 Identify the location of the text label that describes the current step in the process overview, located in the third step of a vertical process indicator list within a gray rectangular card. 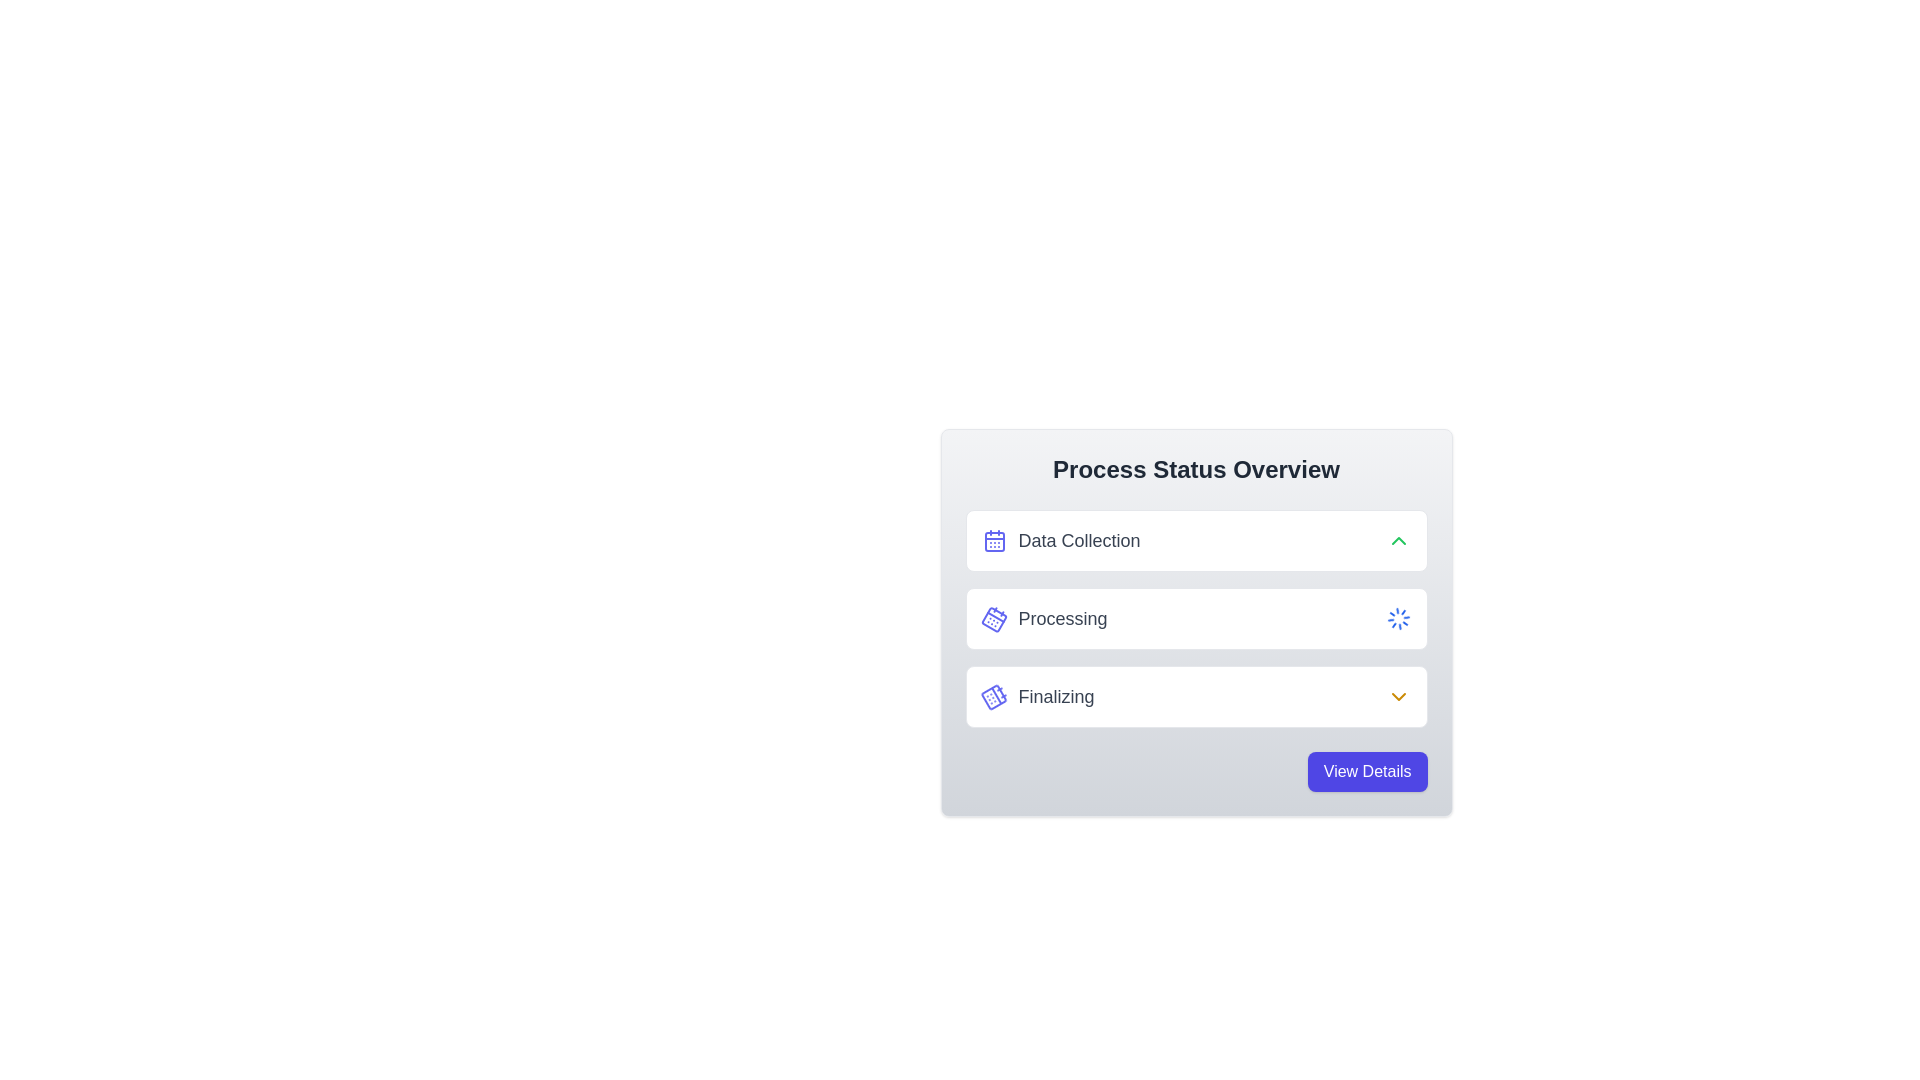
(1055, 696).